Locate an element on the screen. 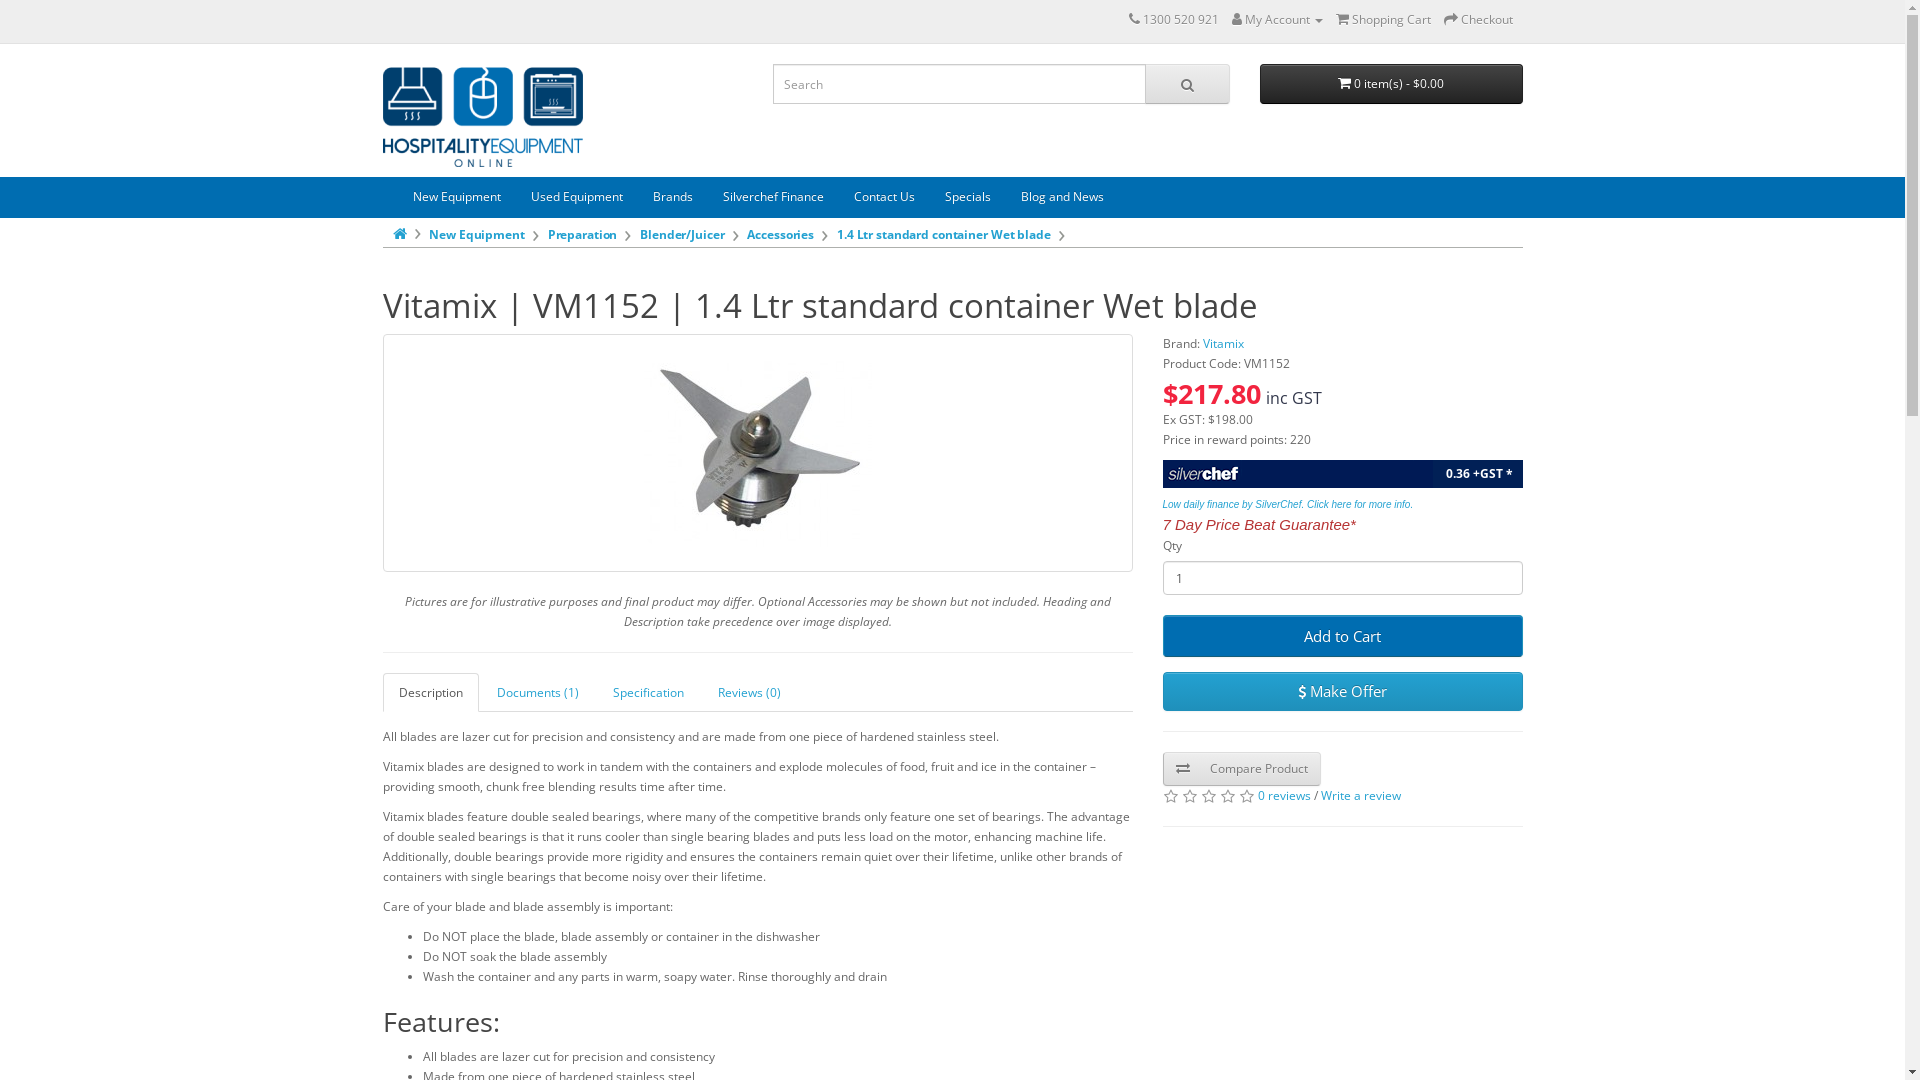 The image size is (1920, 1080). '1.4 Ltr standard container Wet blade' is located at coordinates (943, 233).